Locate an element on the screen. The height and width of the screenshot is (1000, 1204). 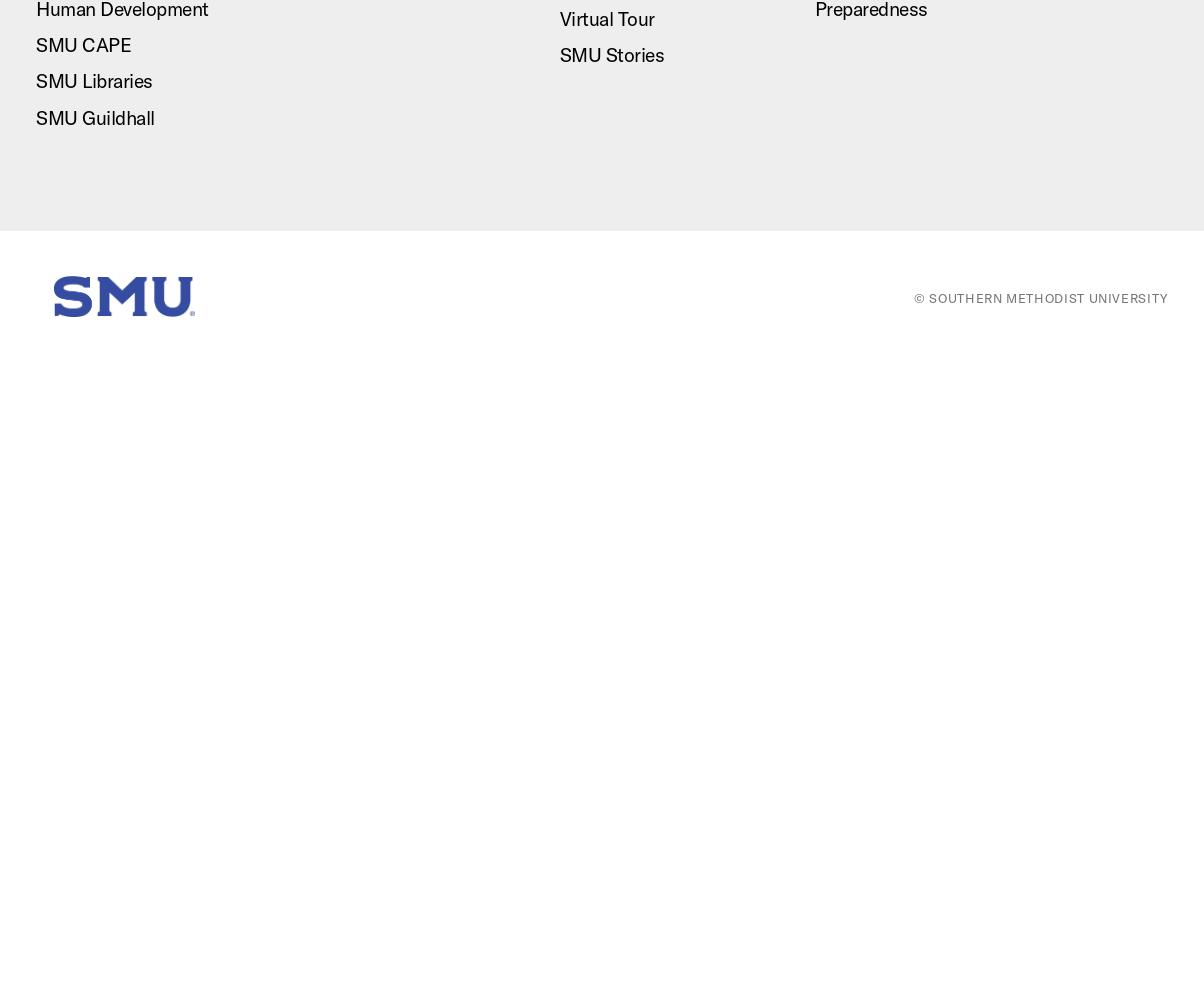
'SMU Guildhall' is located at coordinates (94, 116).